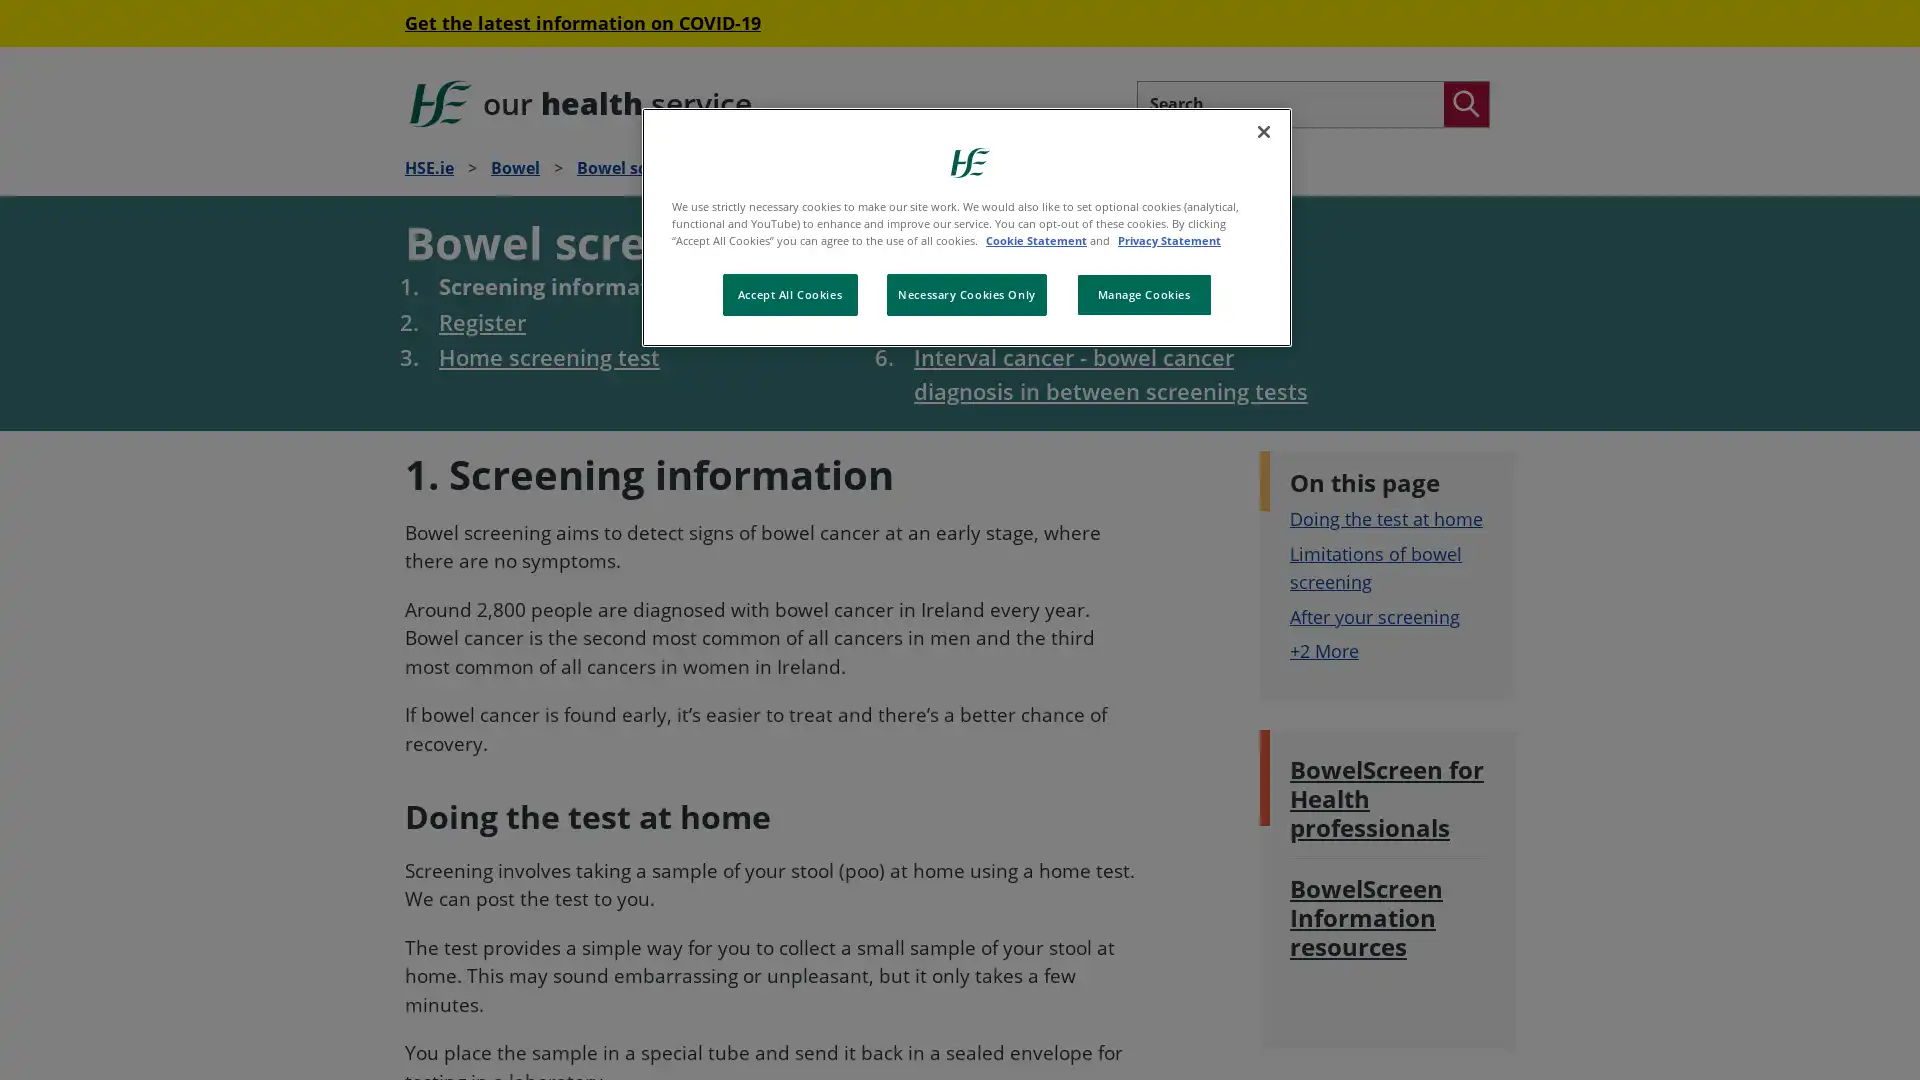 The image size is (1920, 1080). What do you see at coordinates (1262, 131) in the screenshot?
I see `Close` at bounding box center [1262, 131].